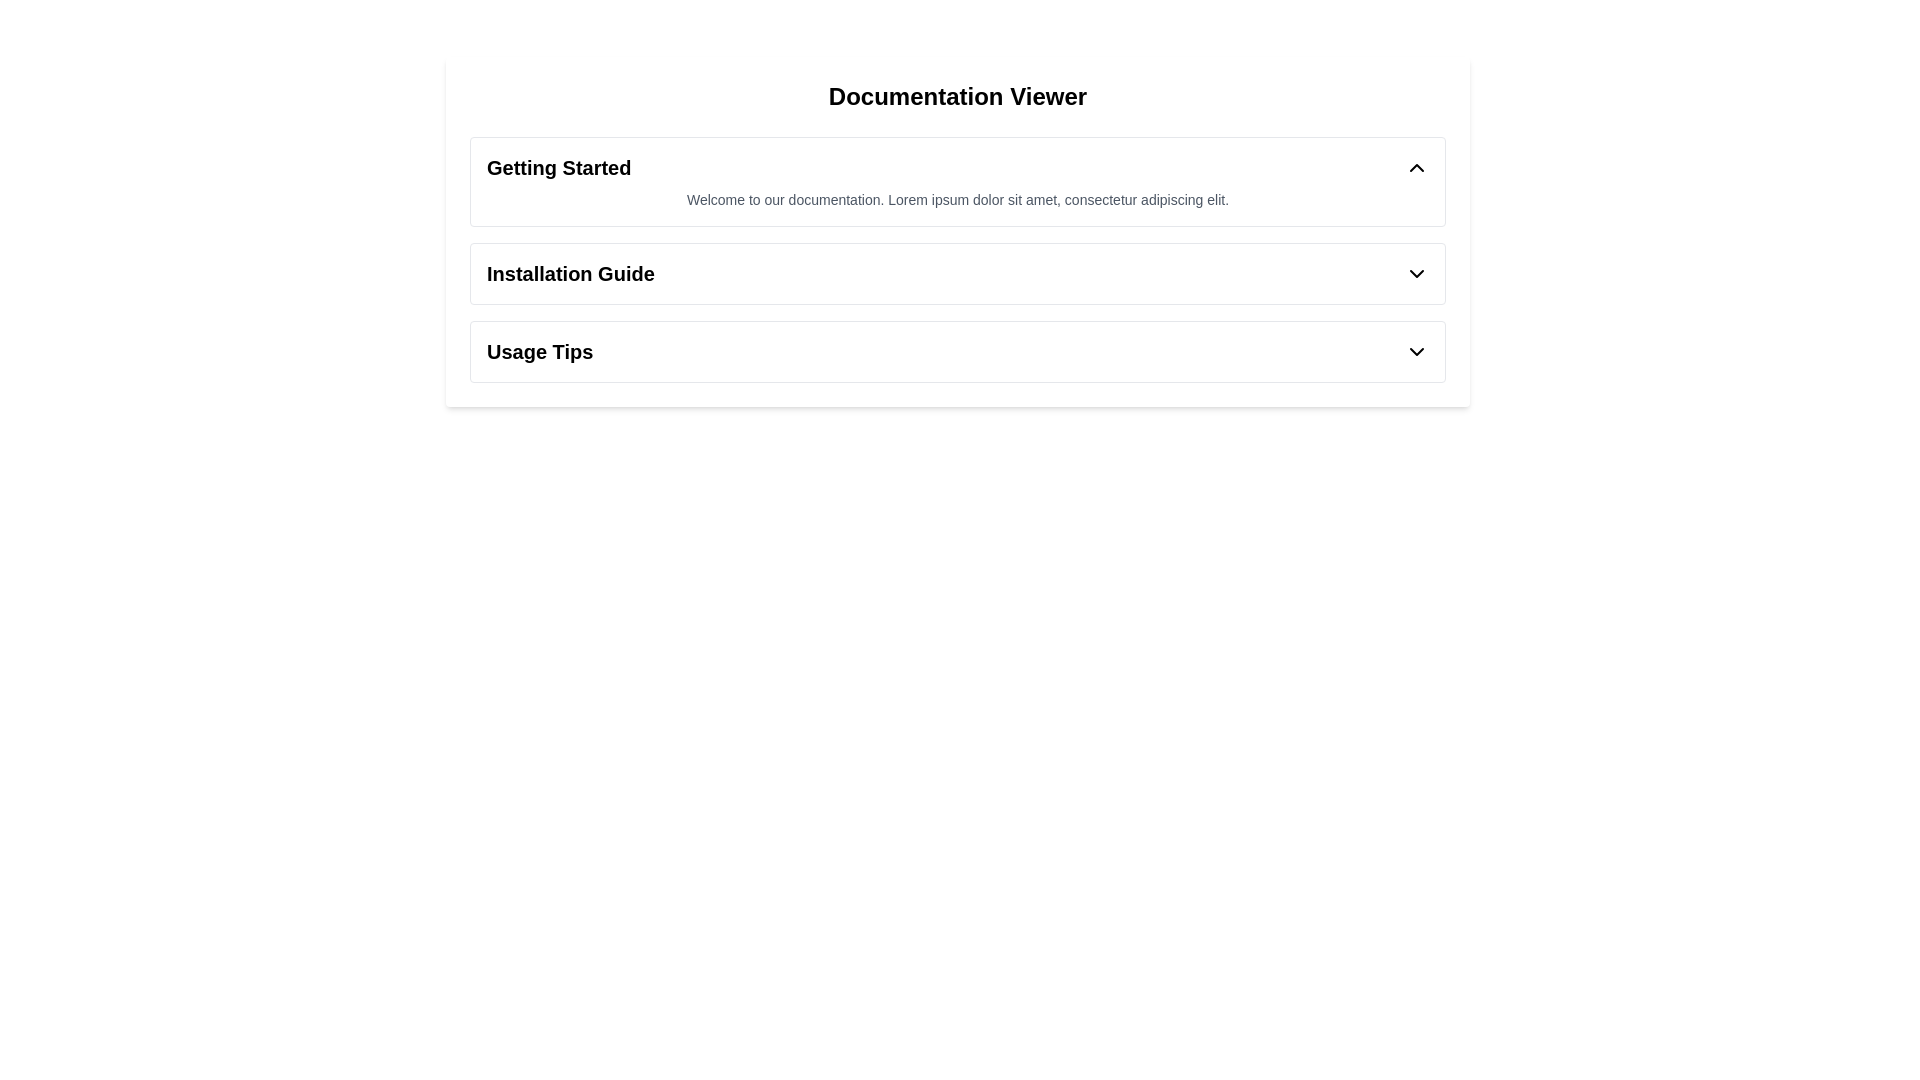 The width and height of the screenshot is (1920, 1080). What do you see at coordinates (559, 167) in the screenshot?
I see `text of the Text Label located immediately below the title 'Documentation Viewer', which serves as a heading for the section` at bounding box center [559, 167].